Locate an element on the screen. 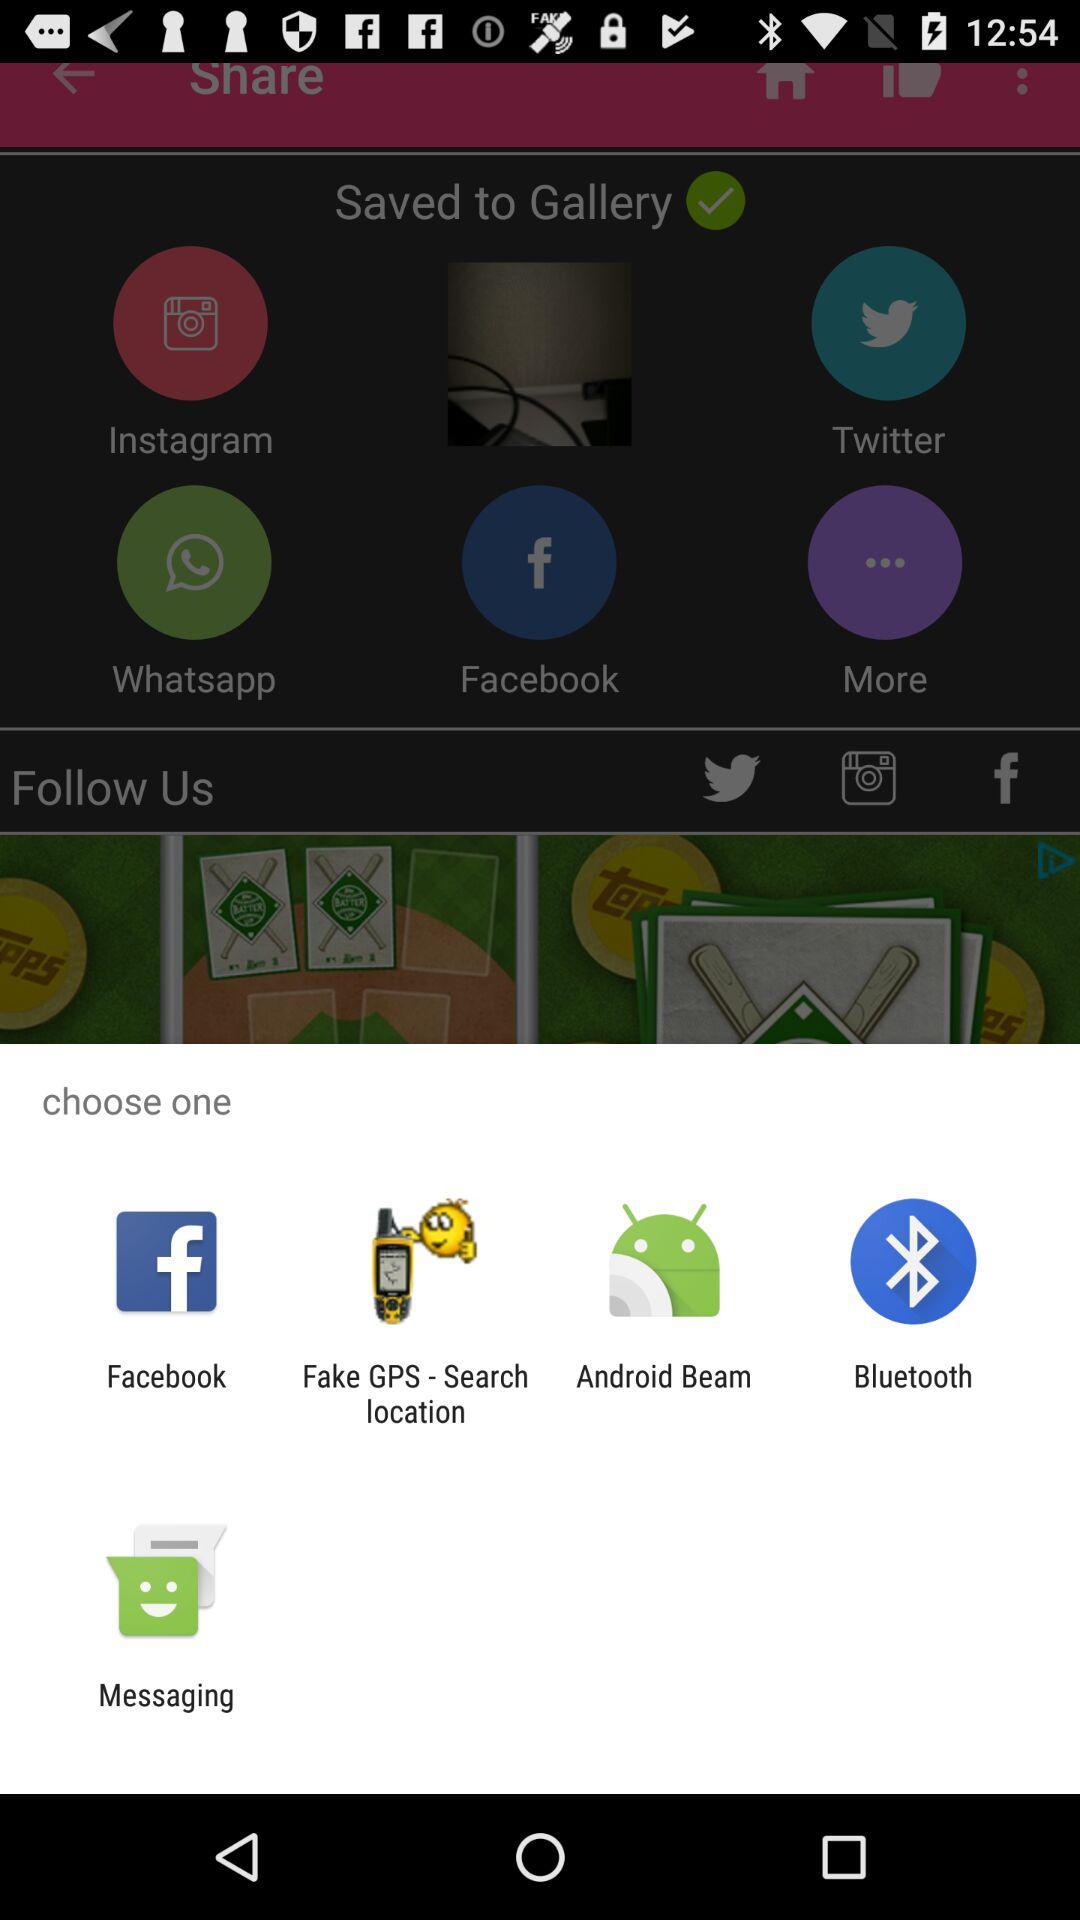 The image size is (1080, 1920). the bluetooth item is located at coordinates (913, 1392).